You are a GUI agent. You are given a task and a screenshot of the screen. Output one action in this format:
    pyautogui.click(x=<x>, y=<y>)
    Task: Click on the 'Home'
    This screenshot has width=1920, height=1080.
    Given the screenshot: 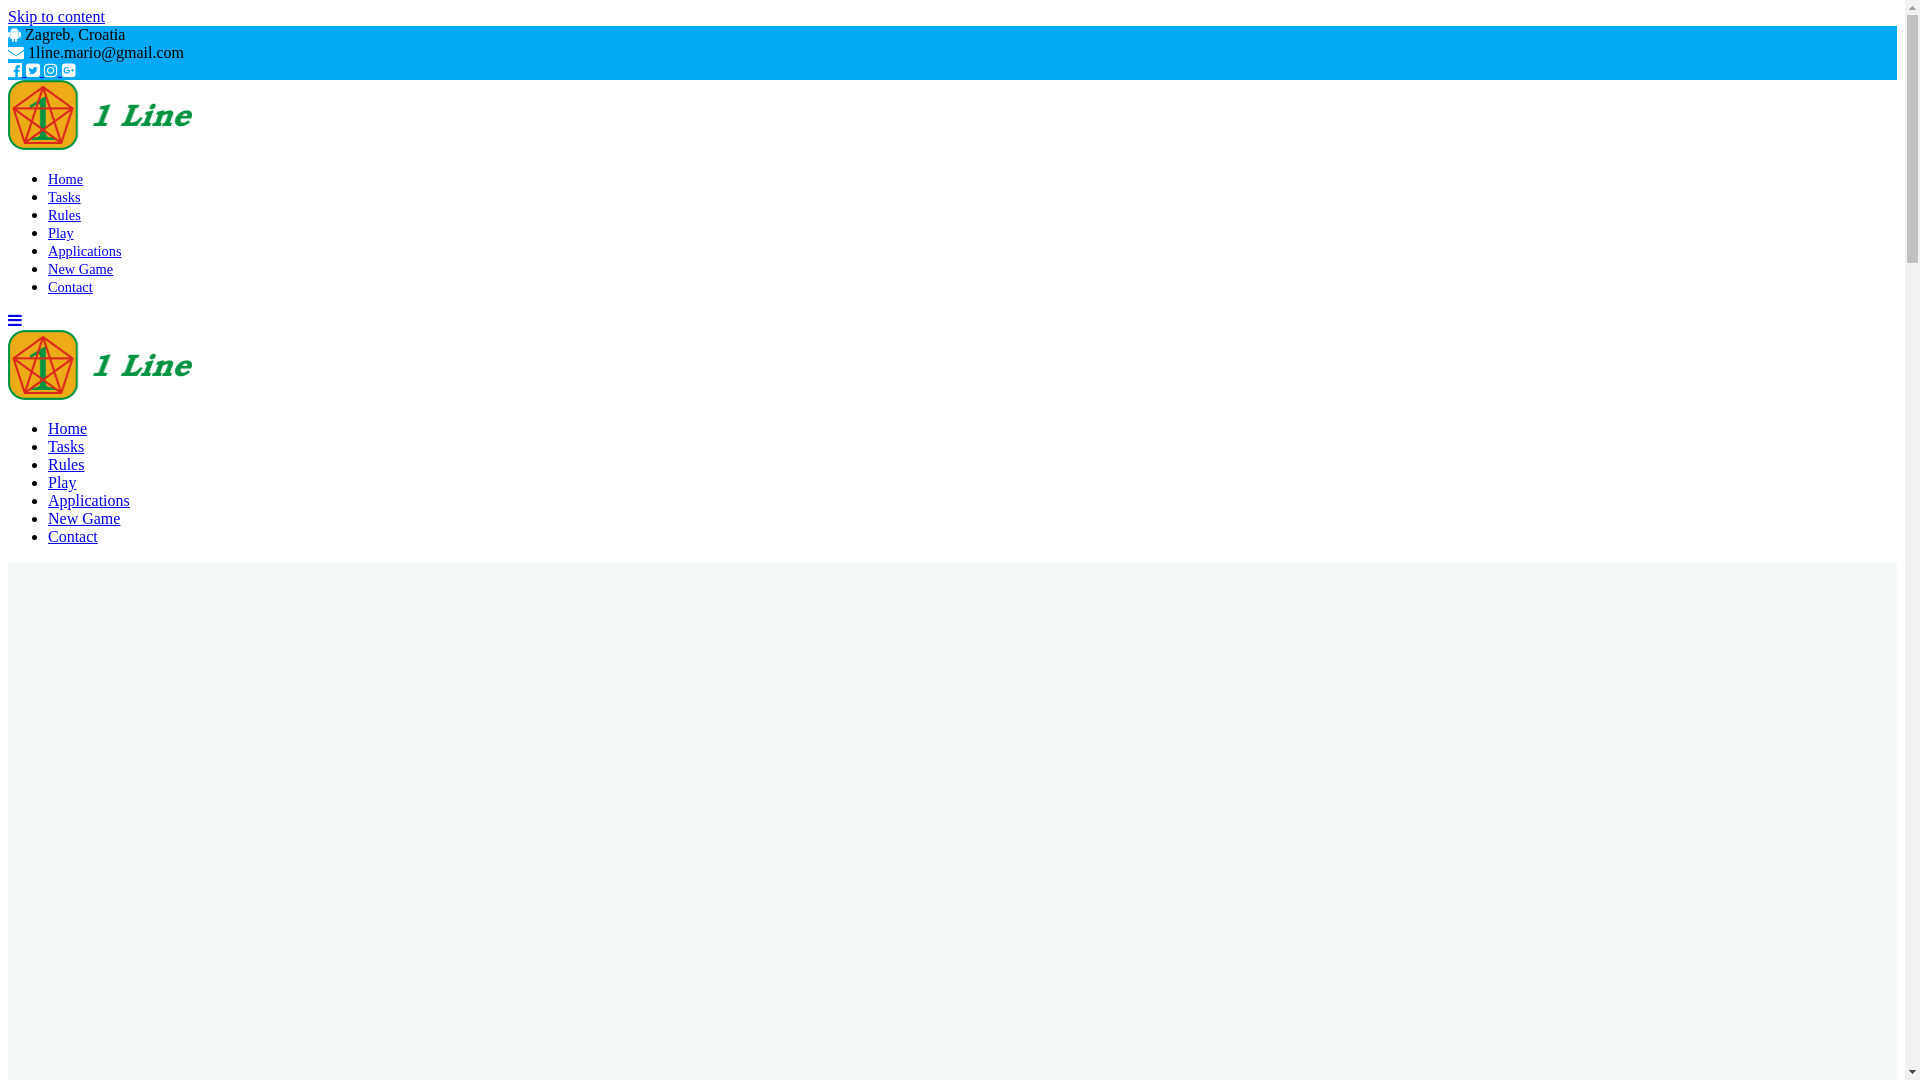 What is the action you would take?
    pyautogui.click(x=67, y=427)
    